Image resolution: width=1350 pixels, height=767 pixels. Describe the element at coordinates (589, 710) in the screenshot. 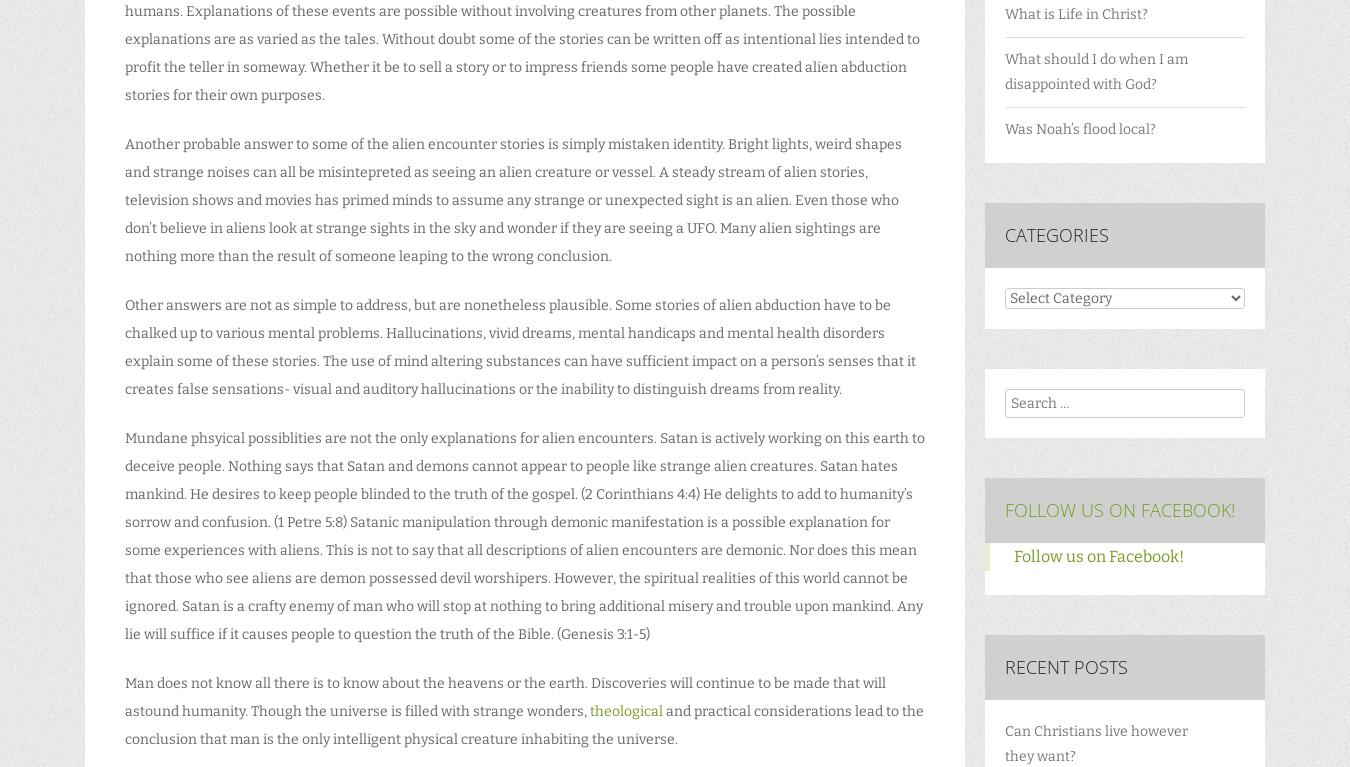

I see `'theological'` at that location.